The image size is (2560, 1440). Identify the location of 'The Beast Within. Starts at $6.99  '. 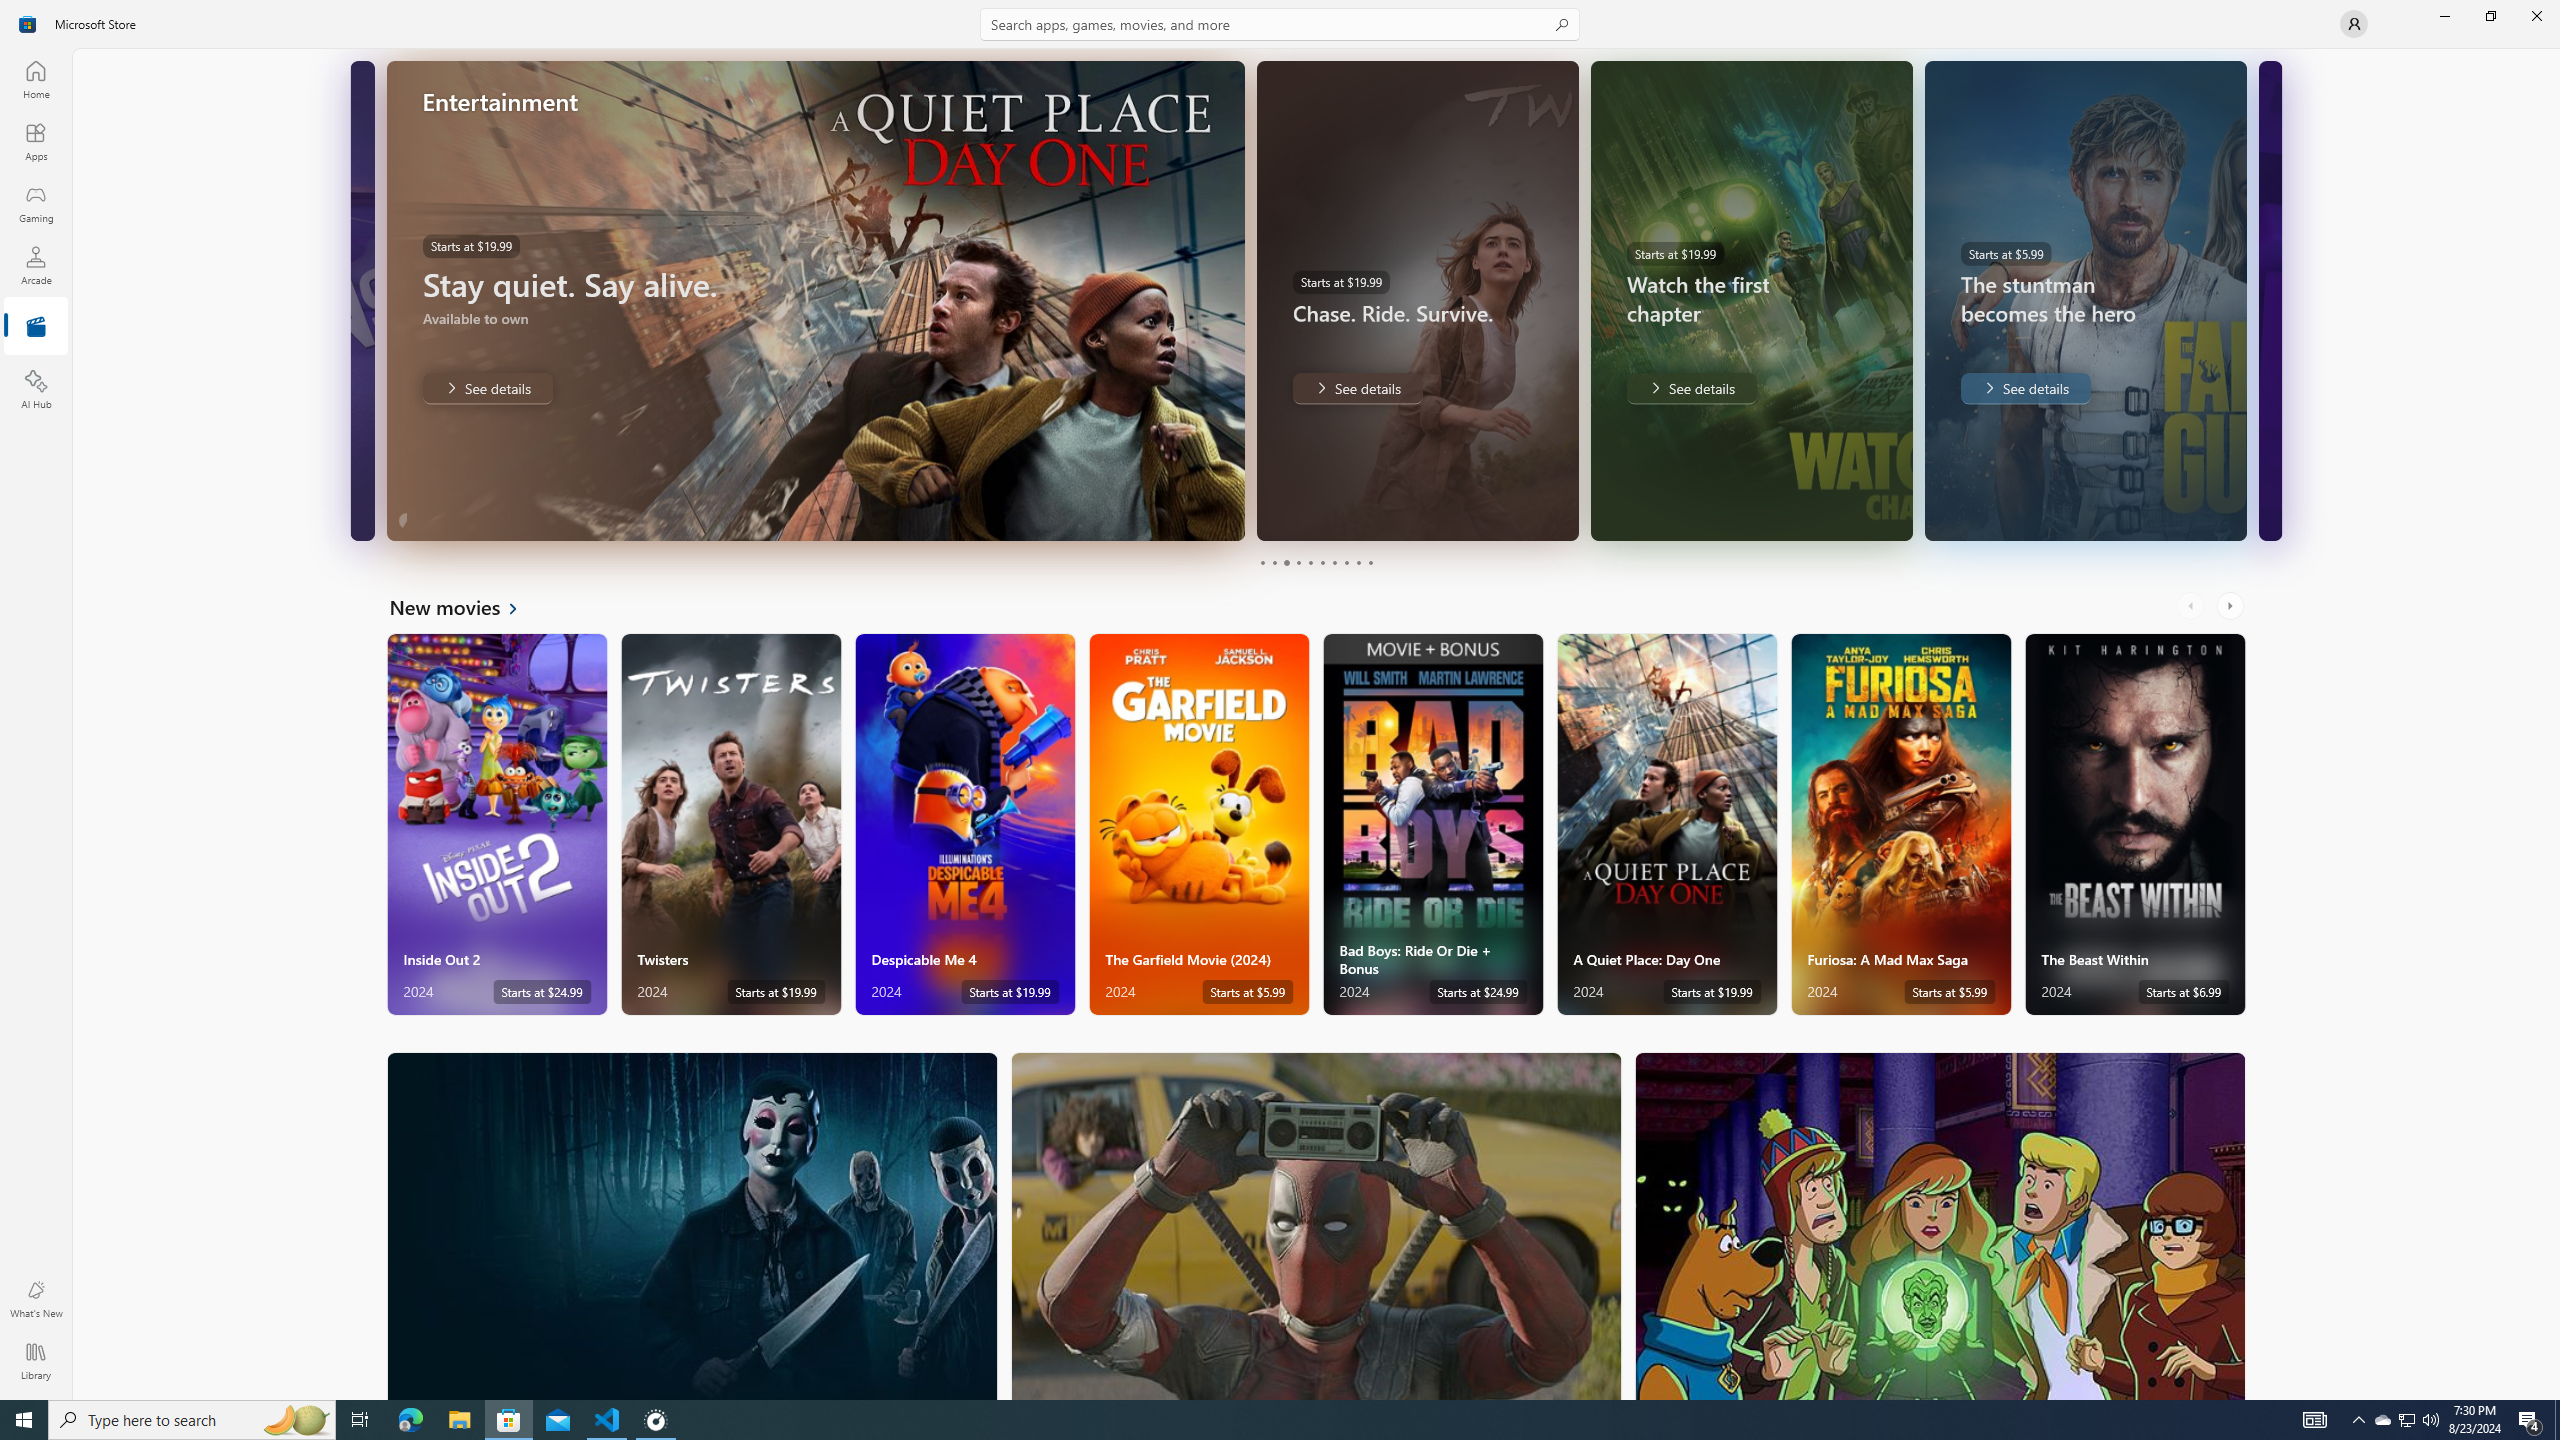
(2135, 824).